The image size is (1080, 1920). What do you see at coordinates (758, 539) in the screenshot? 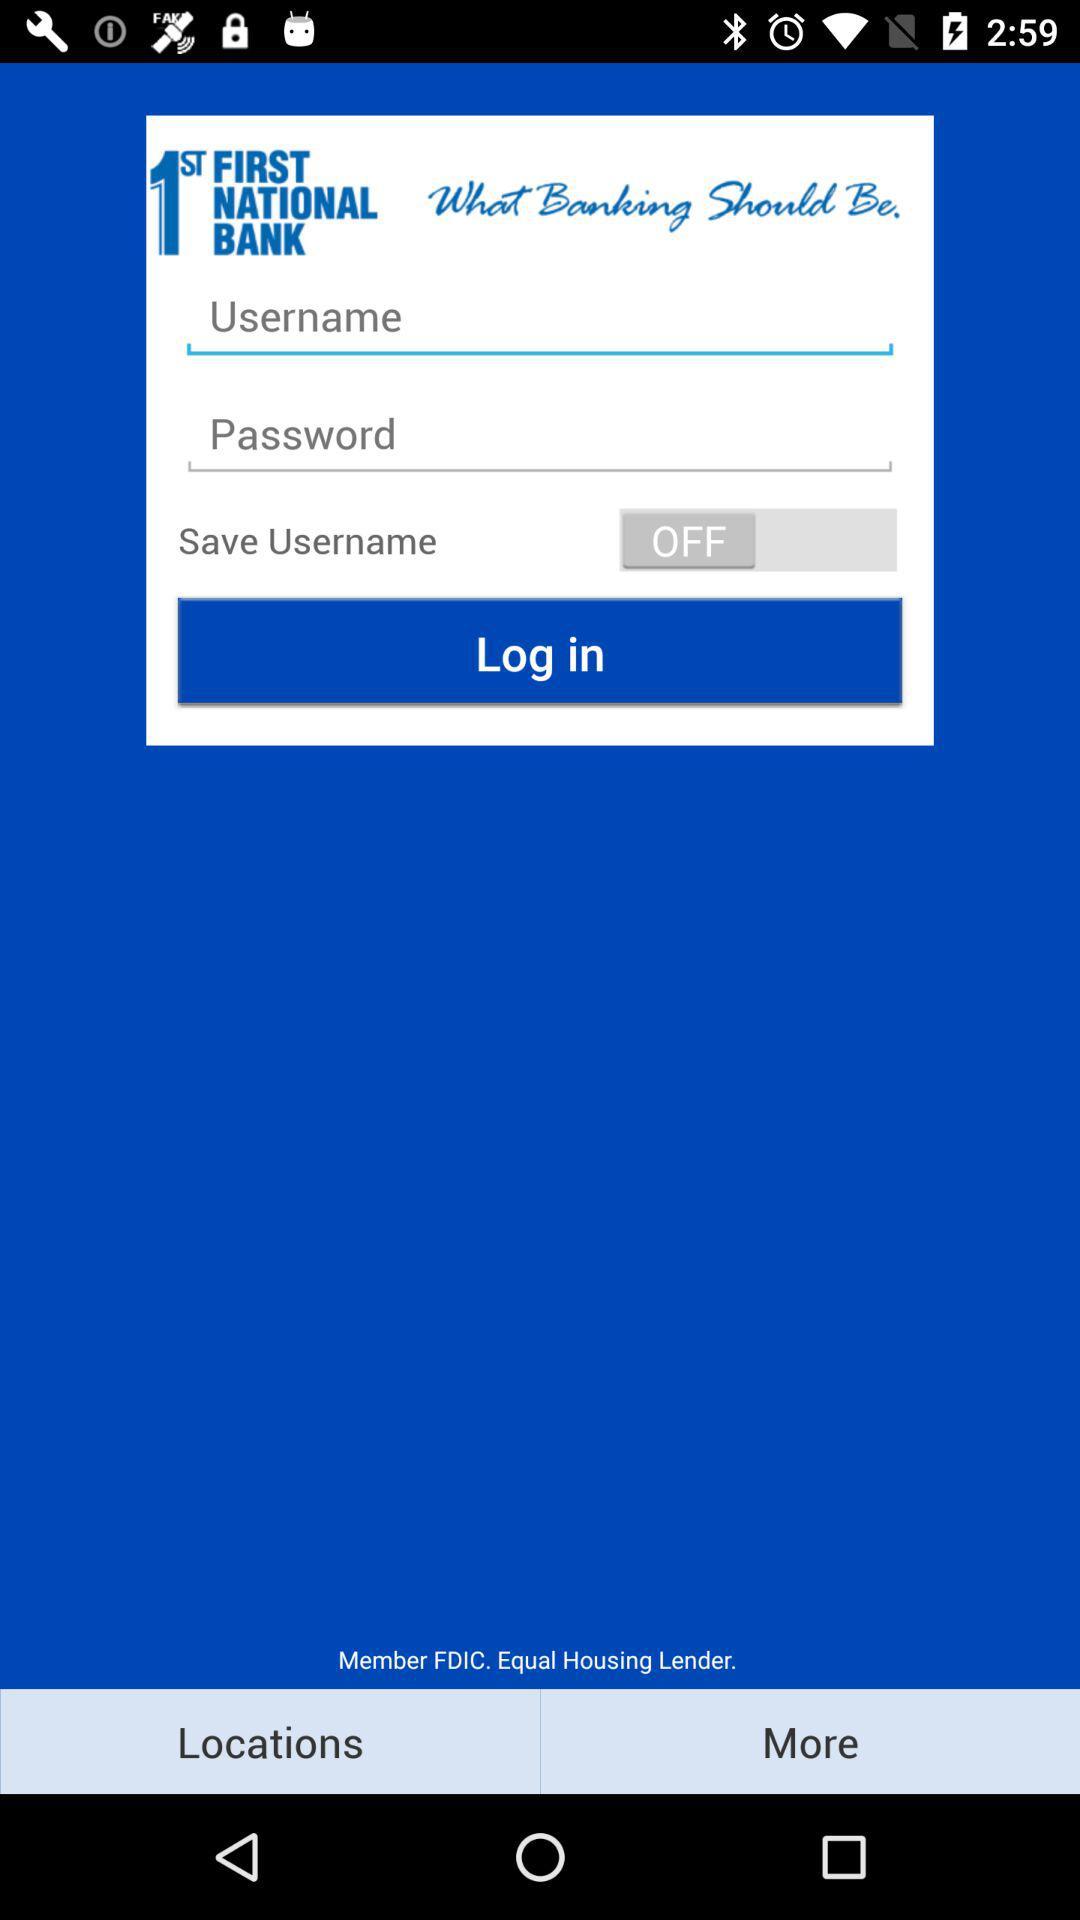
I see `the item to the right of the save username` at bounding box center [758, 539].